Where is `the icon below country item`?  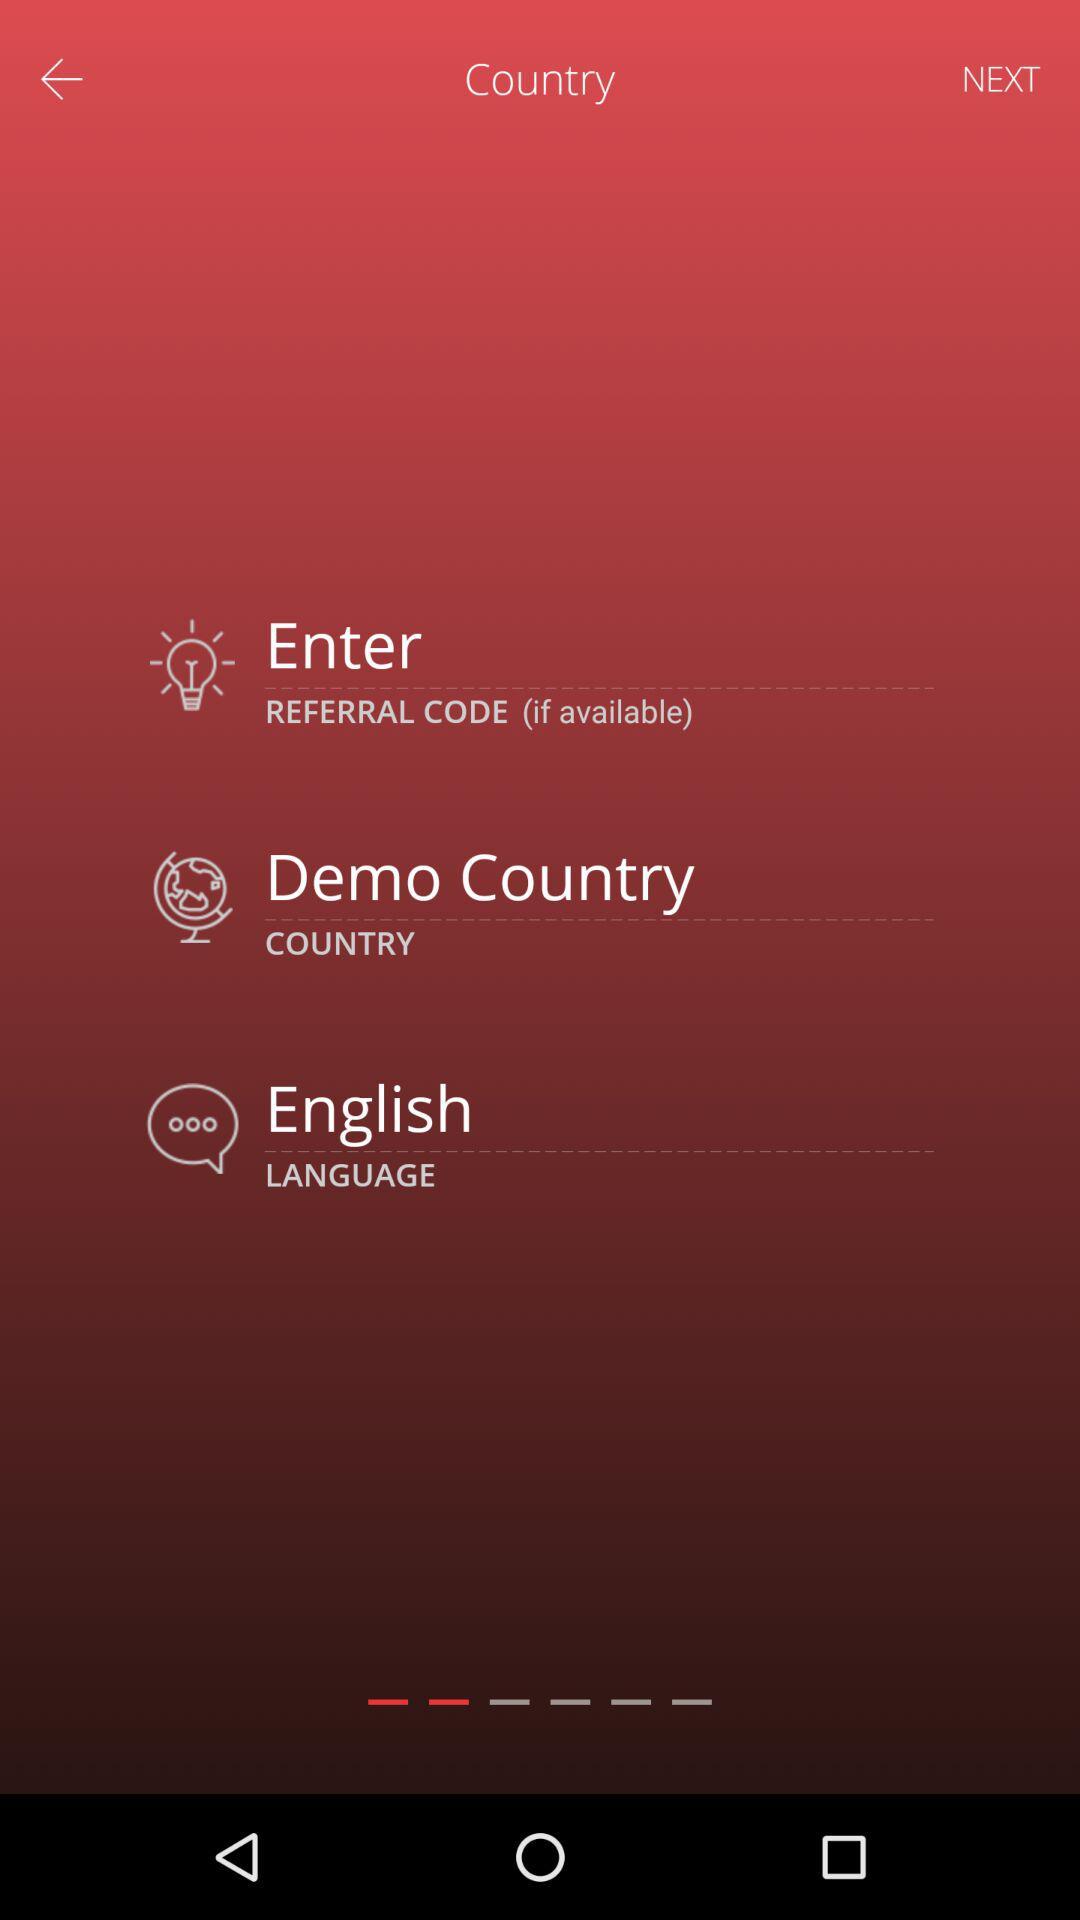 the icon below country item is located at coordinates (598, 1106).